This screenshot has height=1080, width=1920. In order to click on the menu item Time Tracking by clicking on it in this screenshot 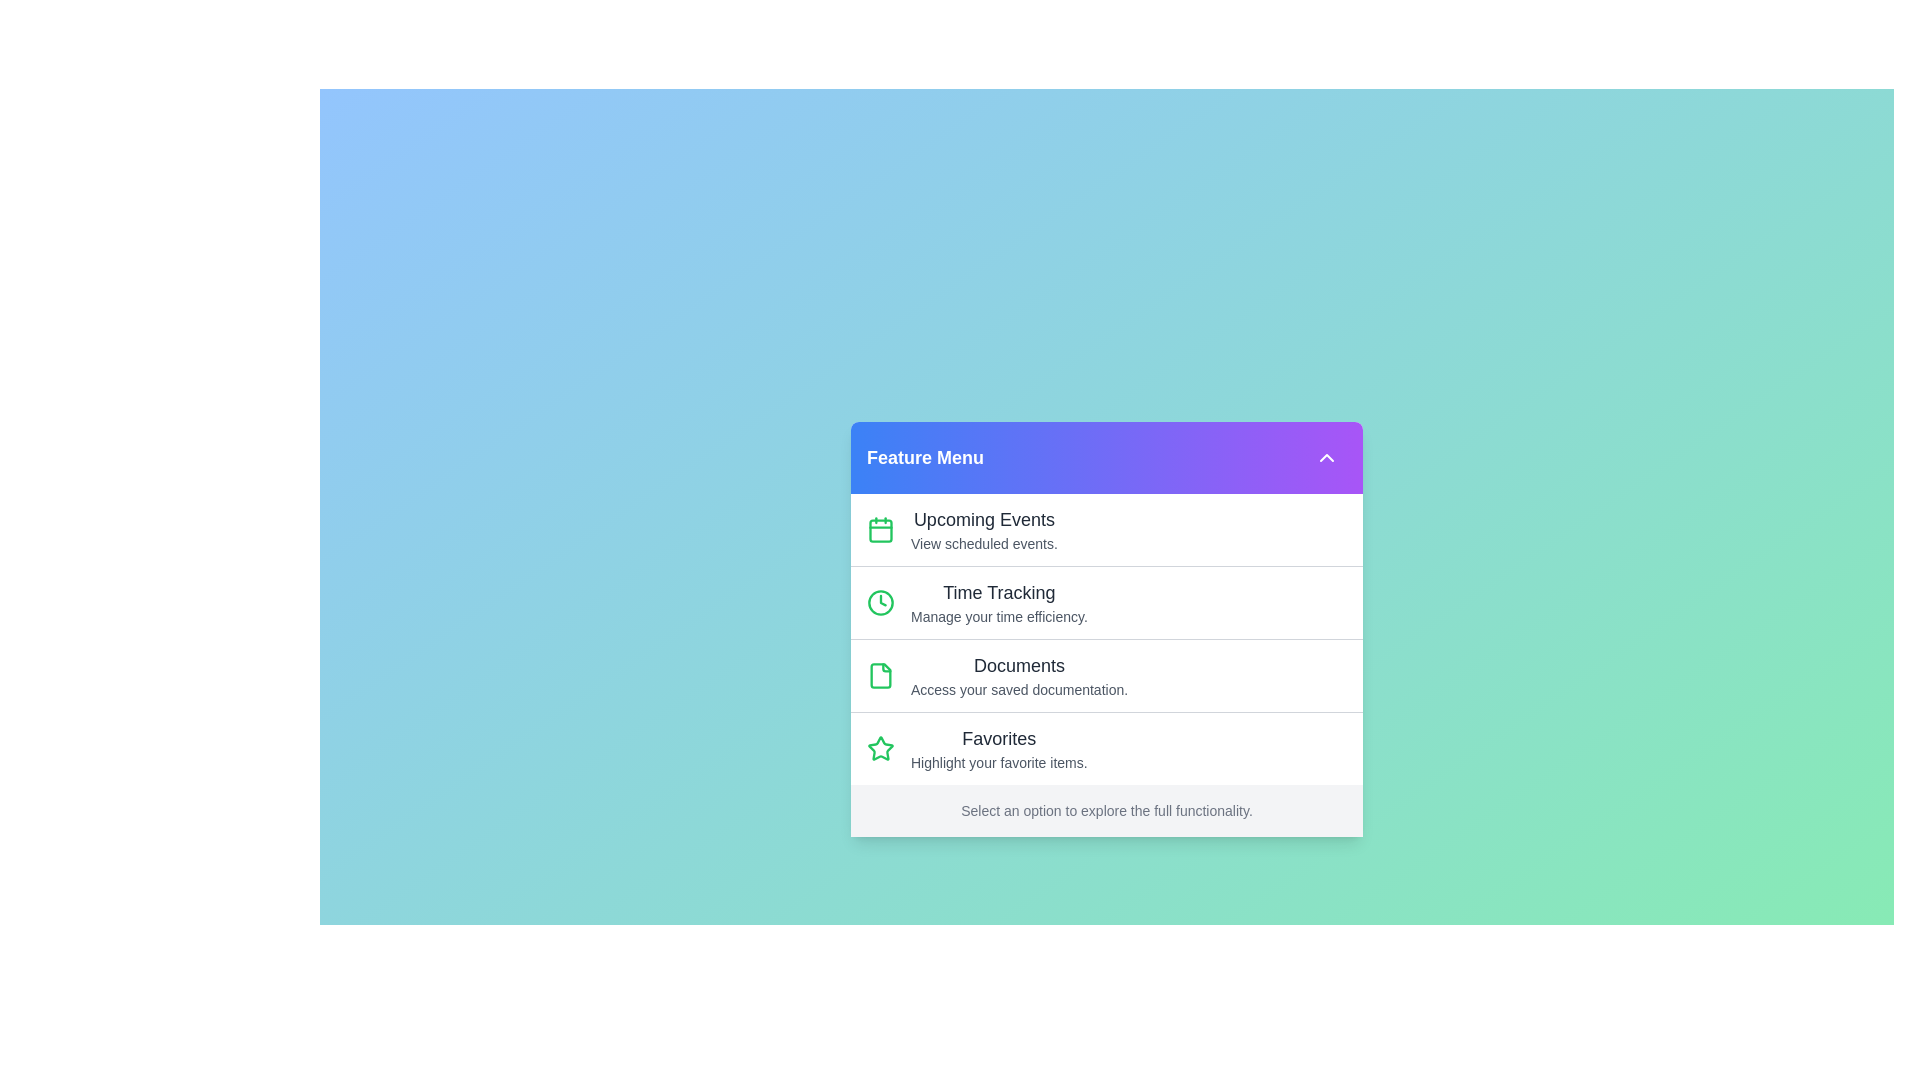, I will do `click(1106, 600)`.